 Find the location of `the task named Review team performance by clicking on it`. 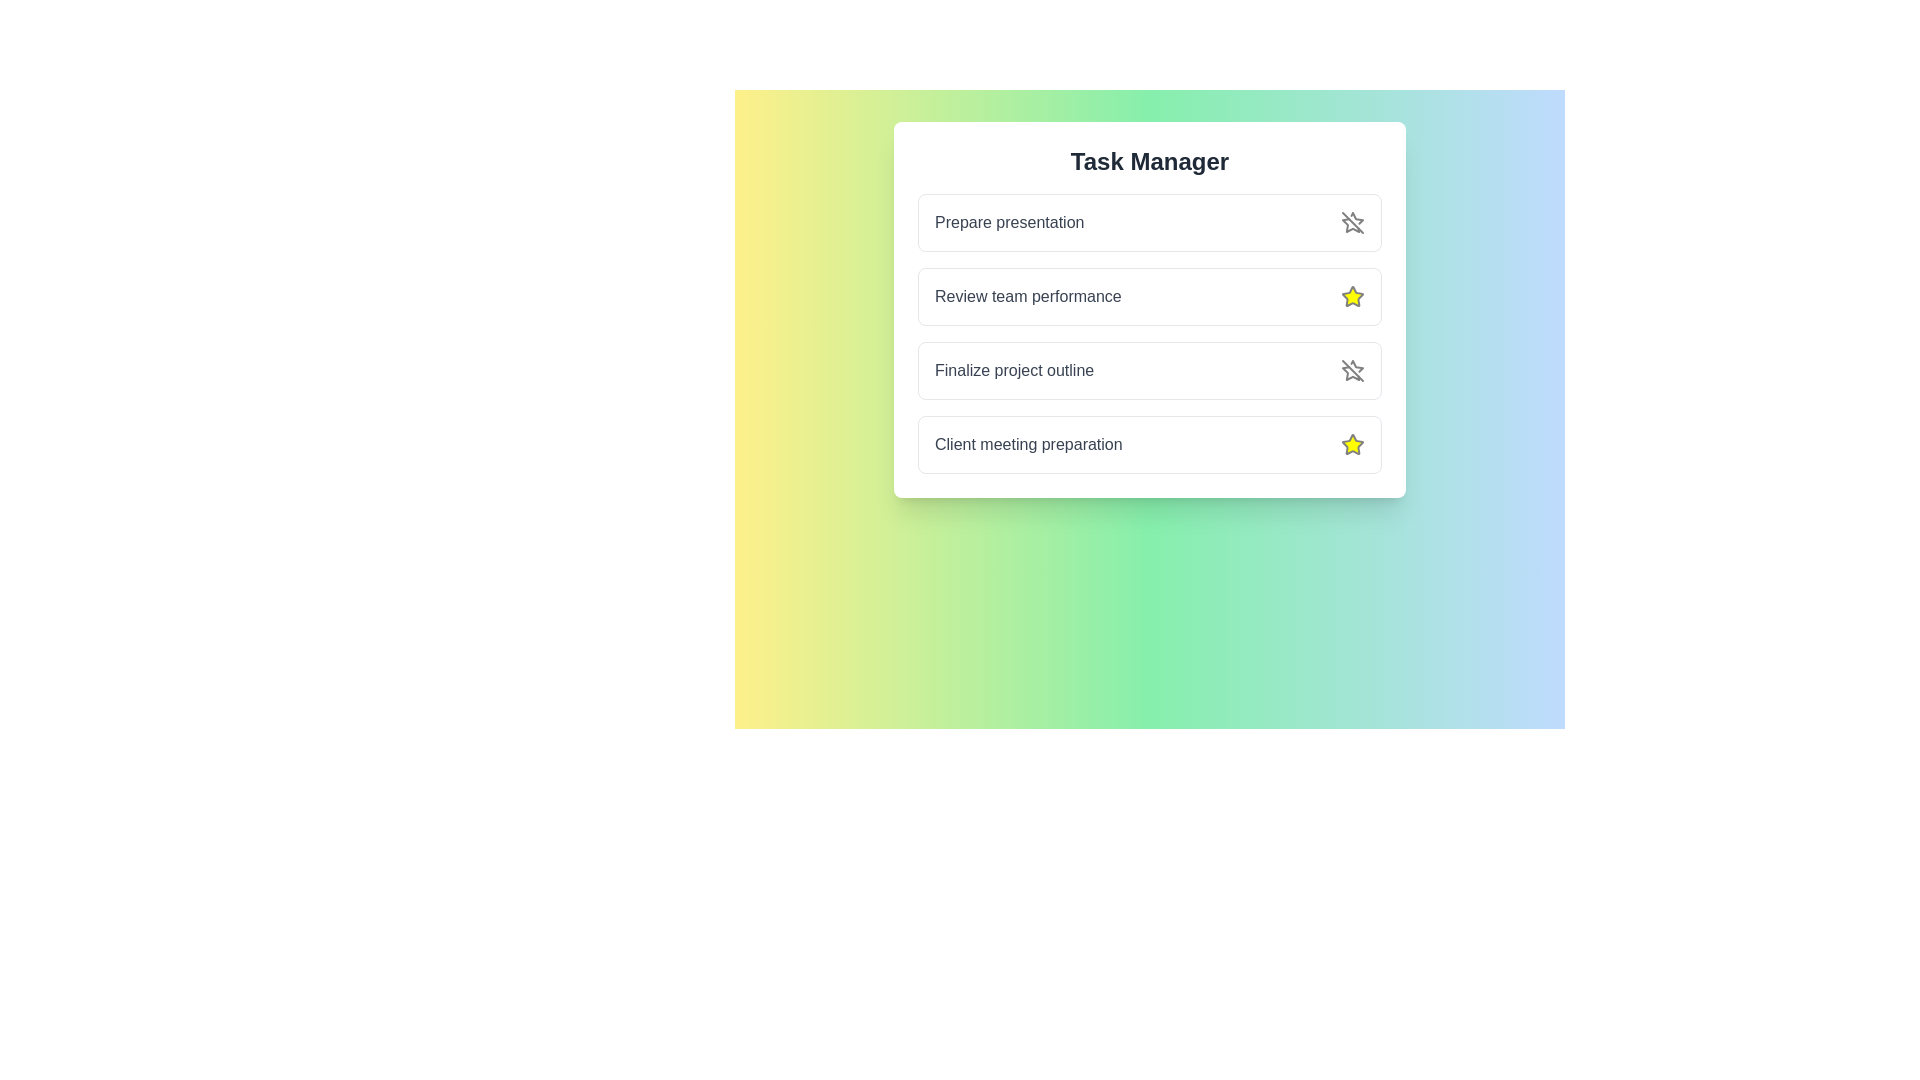

the task named Review team performance by clicking on it is located at coordinates (1028, 297).